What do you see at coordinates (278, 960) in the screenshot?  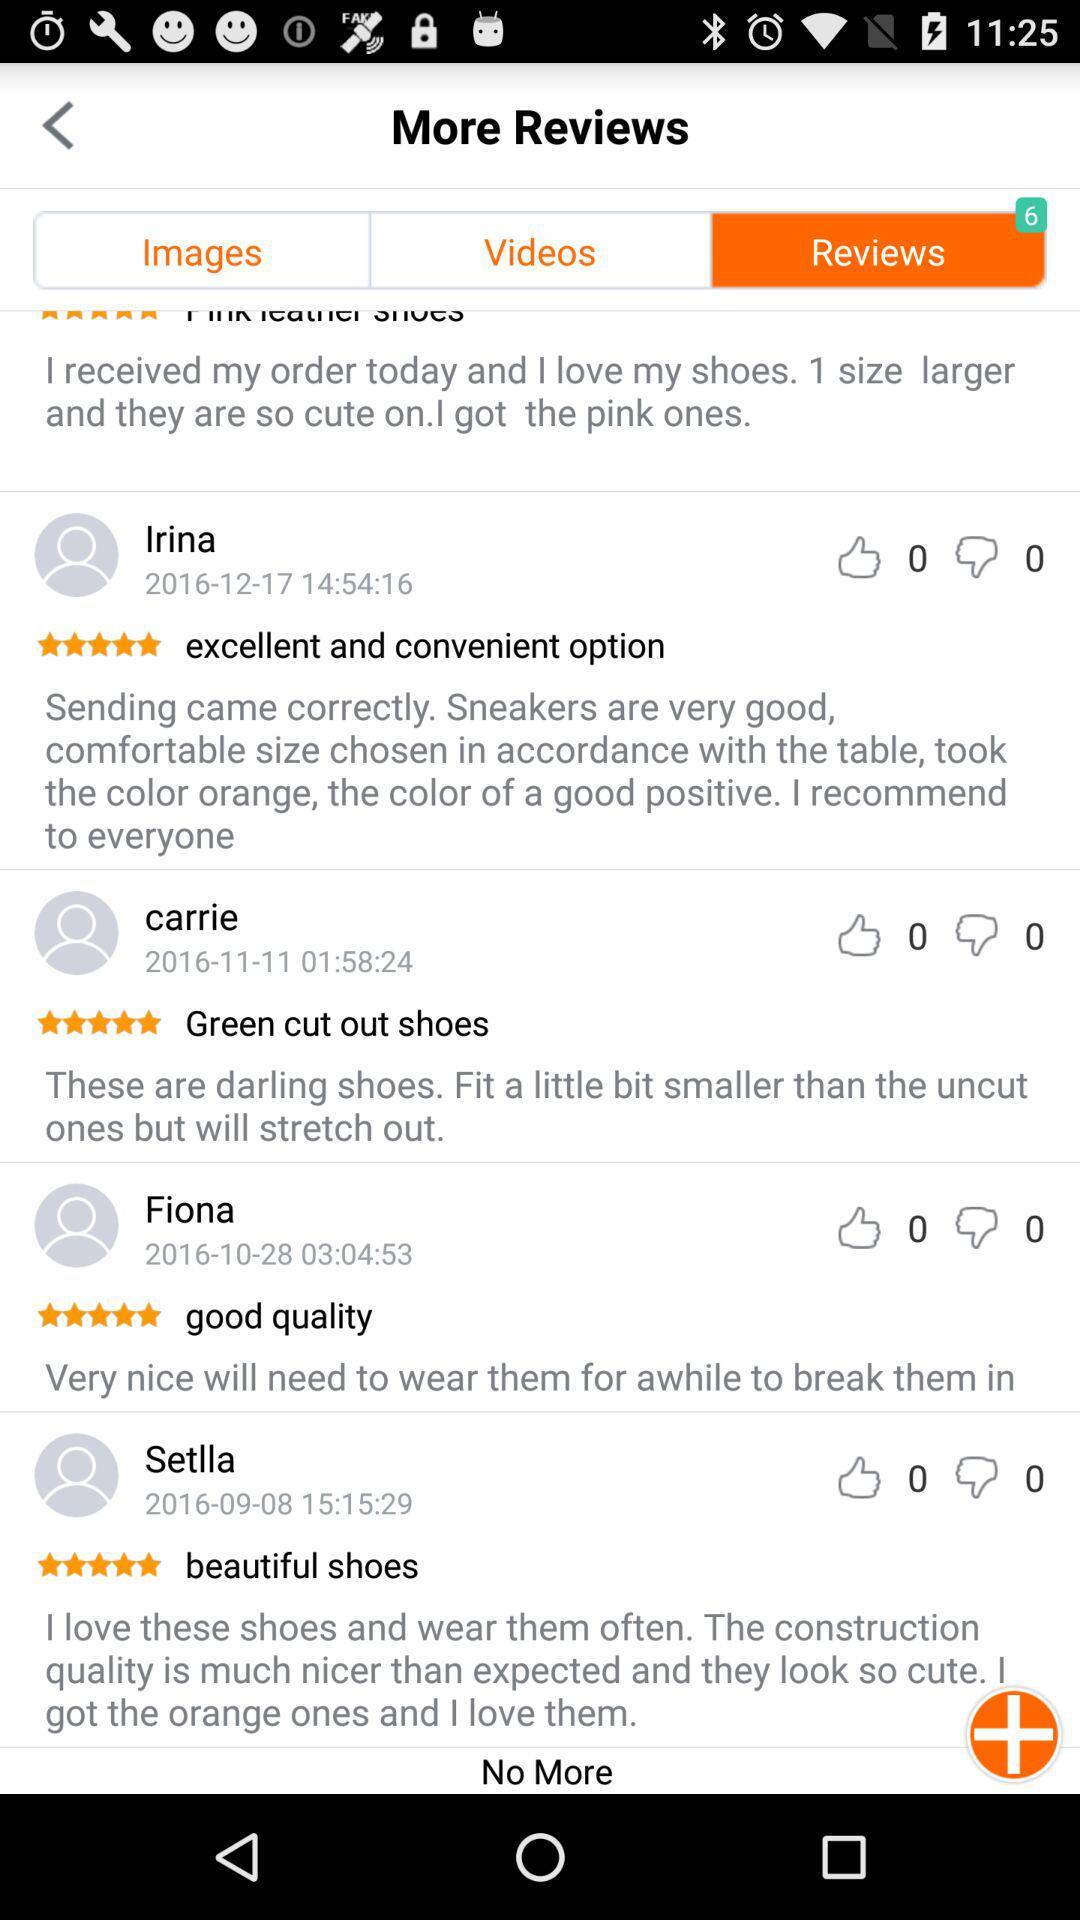 I see `item above the green cut out` at bounding box center [278, 960].